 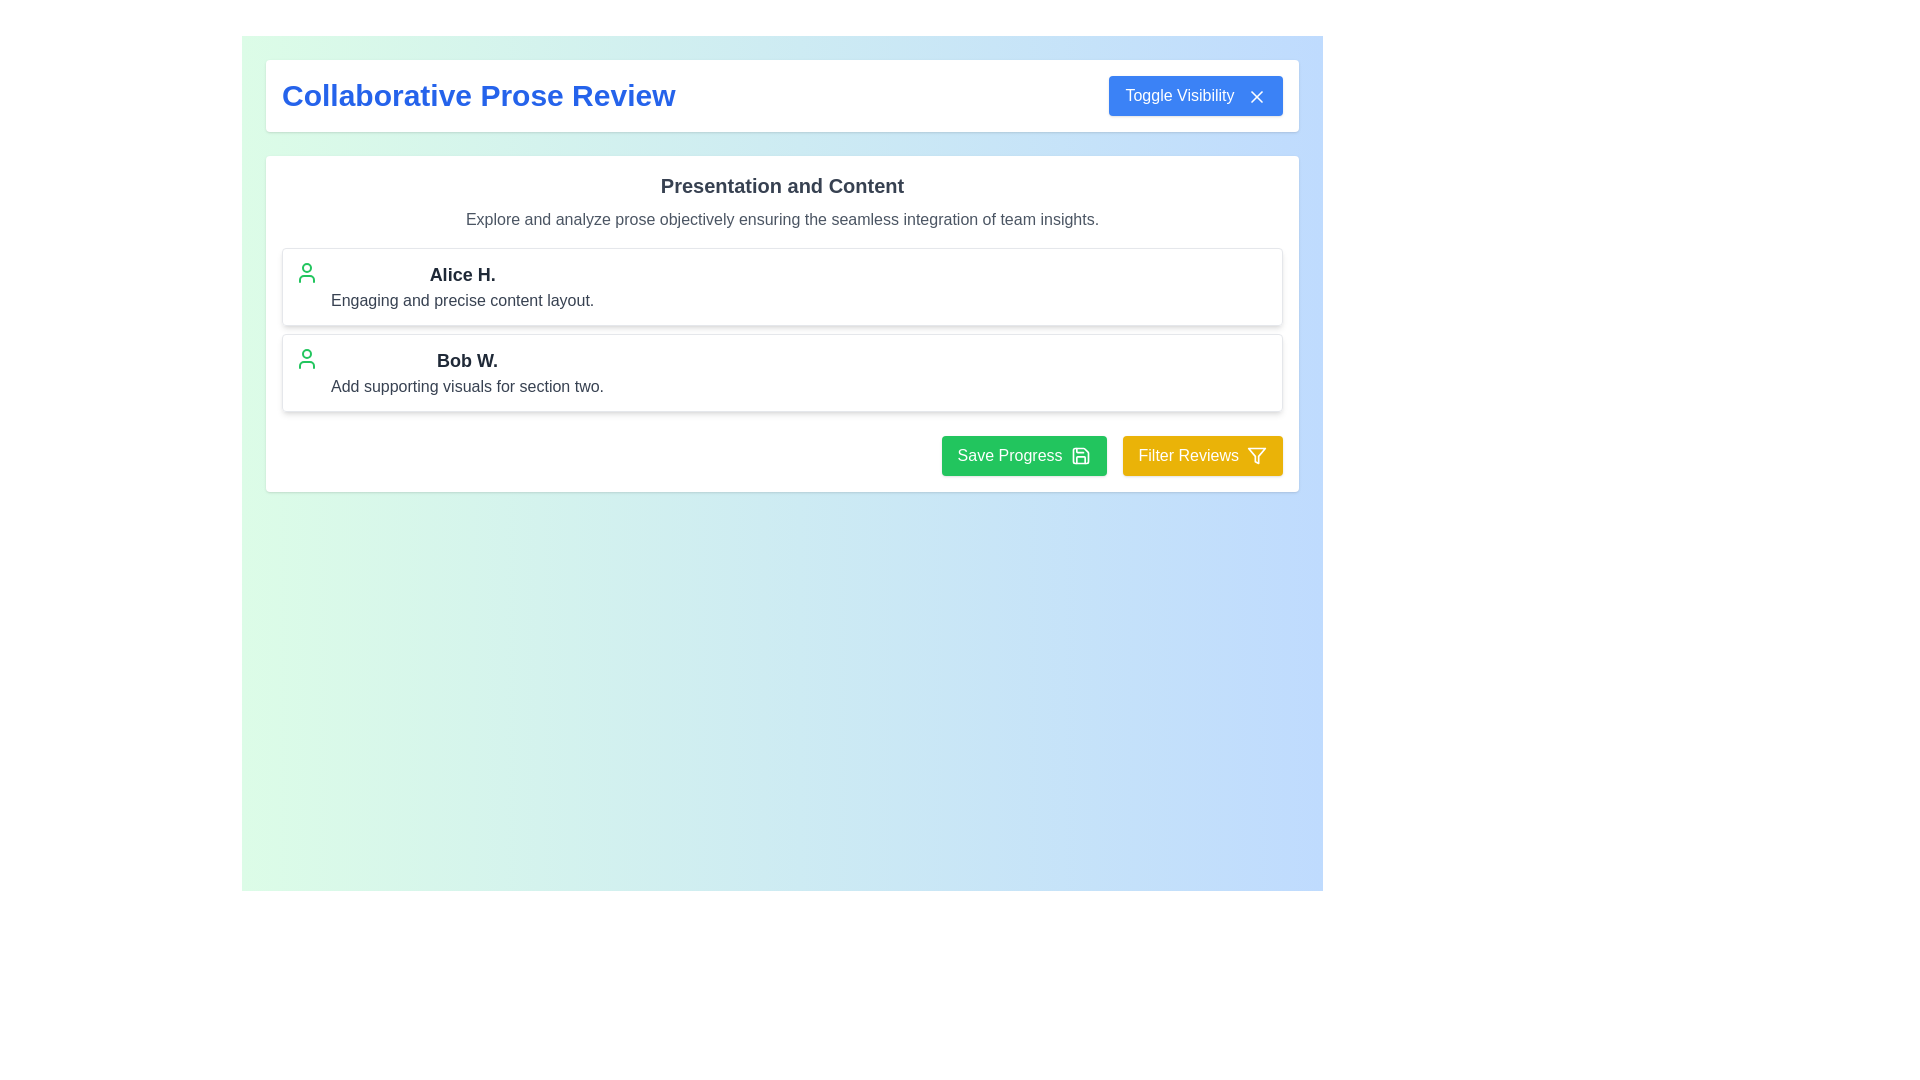 I want to click on the close SVG icon located on the far right of the 'Toggle Visibility' button in the top-right corner of the interface, so click(x=1256, y=96).